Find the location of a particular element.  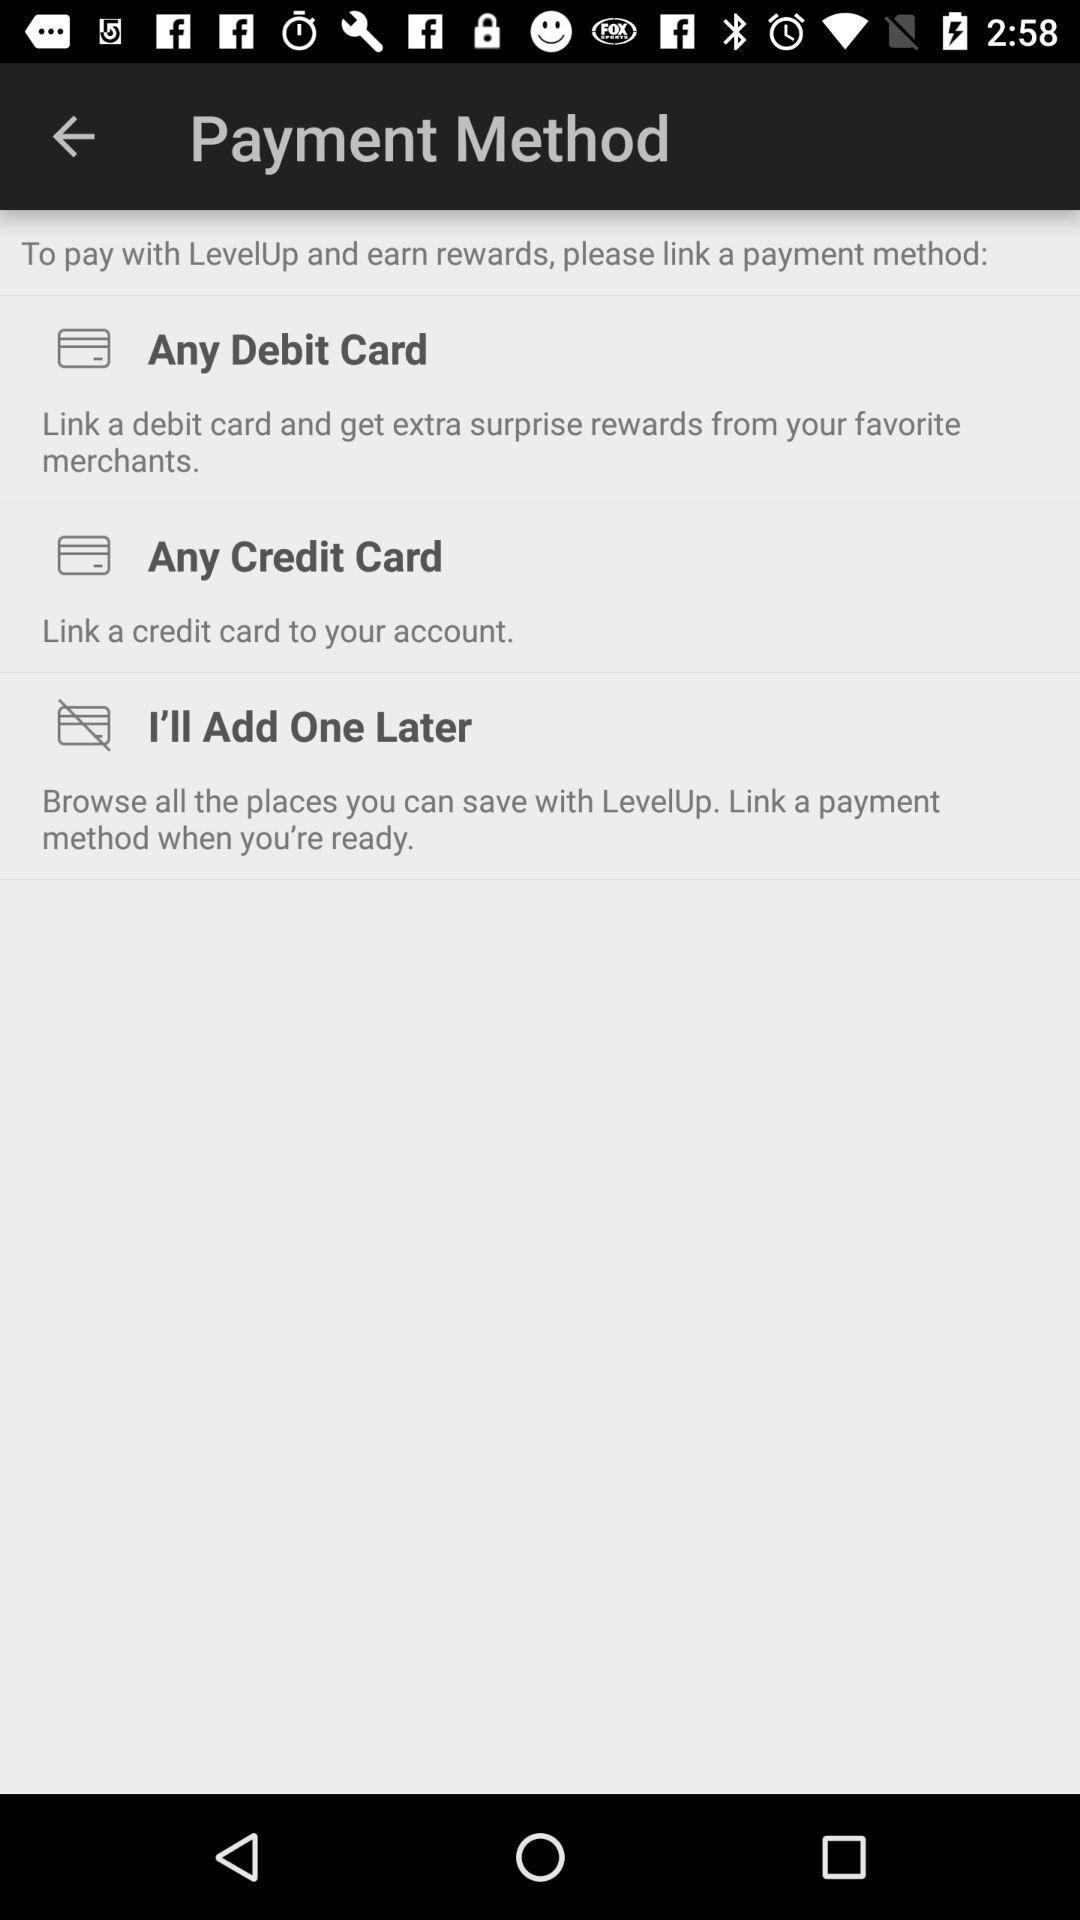

icon next to payment method item is located at coordinates (72, 135).